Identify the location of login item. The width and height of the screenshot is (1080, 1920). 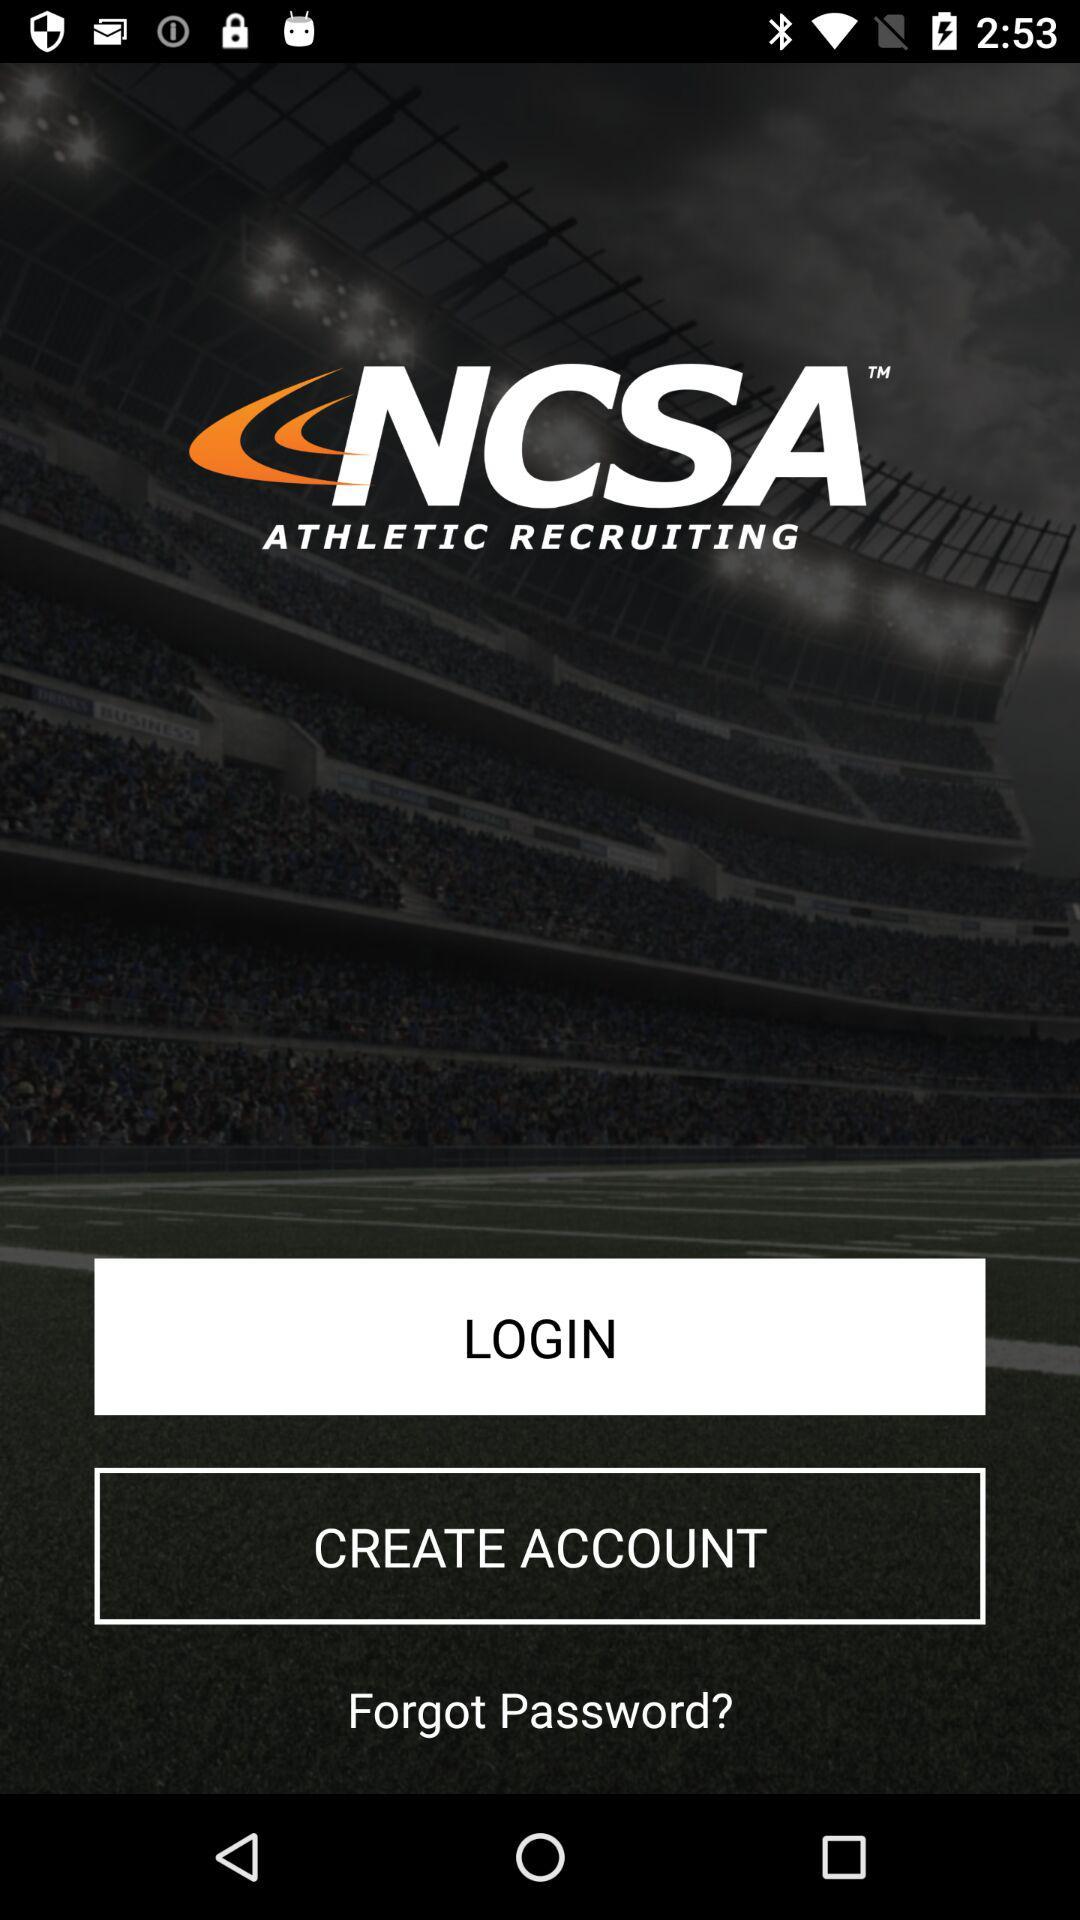
(540, 1336).